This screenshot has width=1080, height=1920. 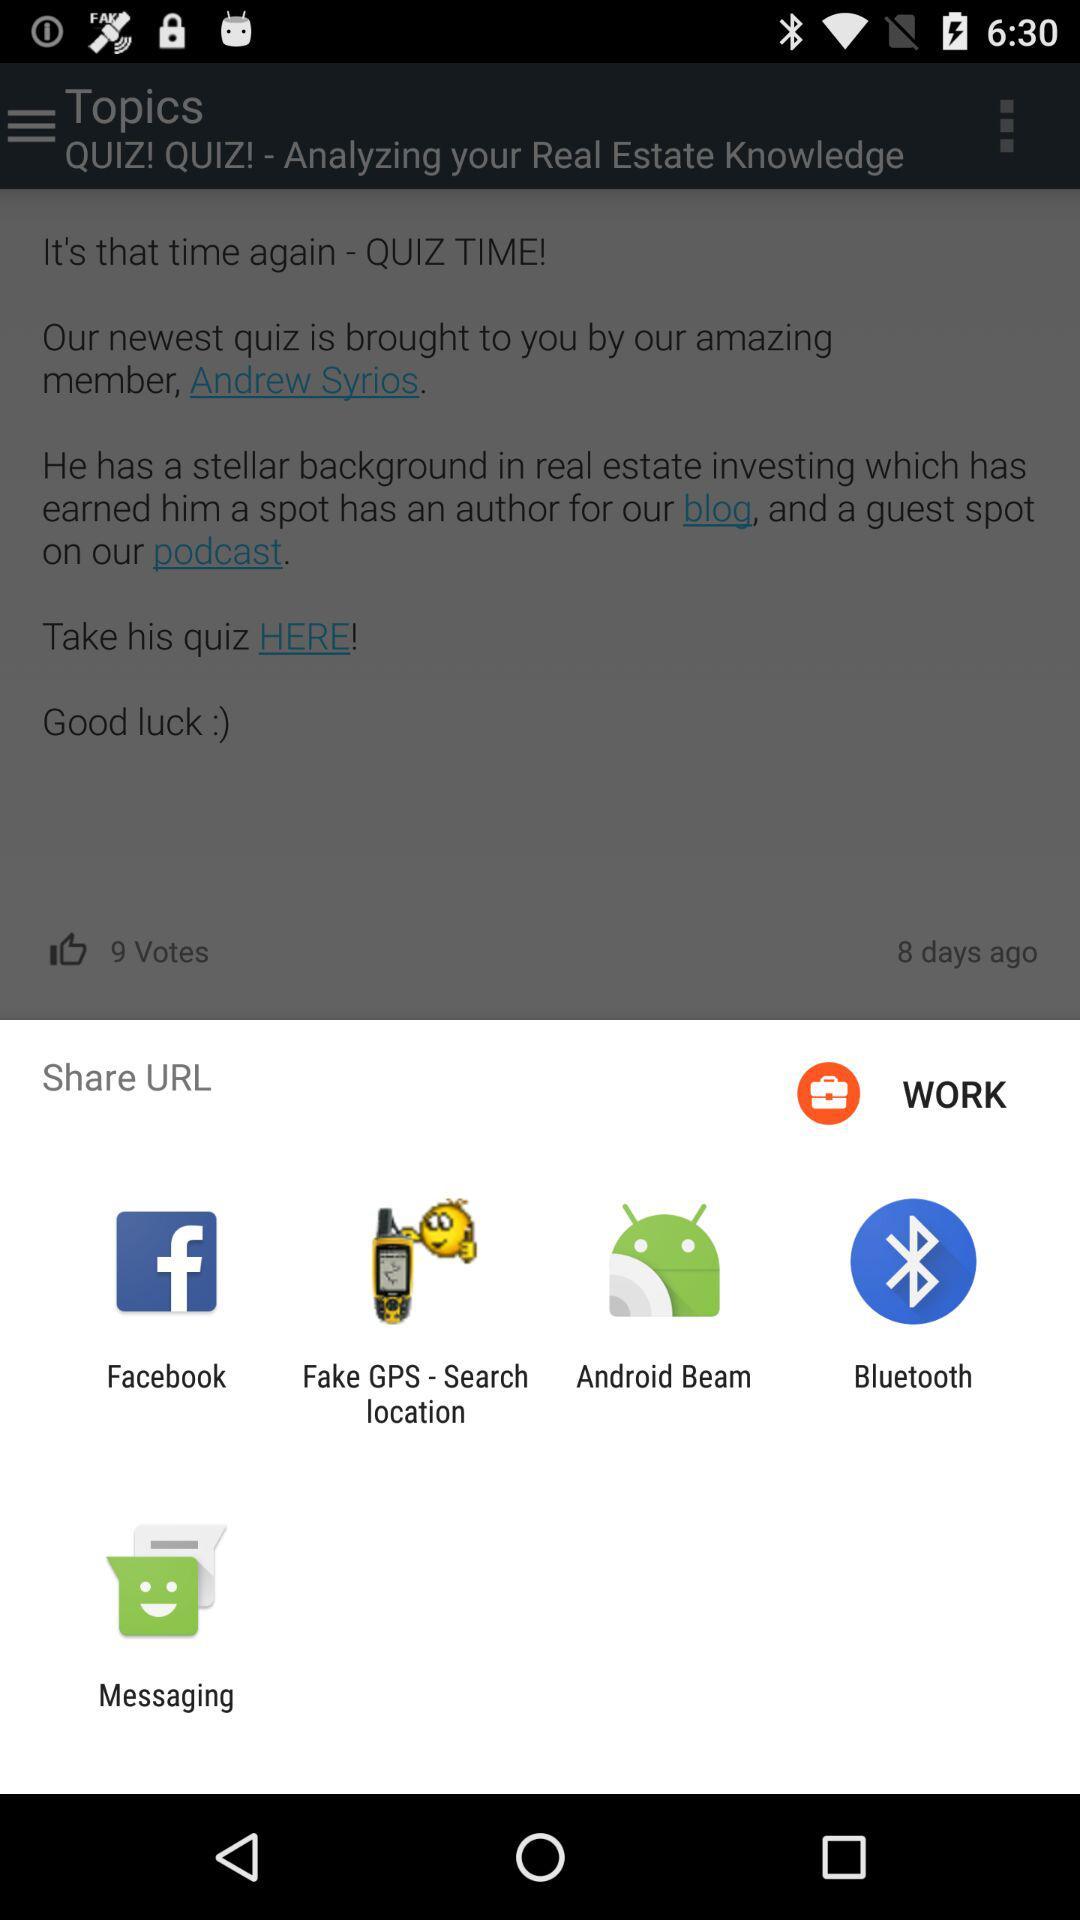 What do you see at coordinates (664, 1392) in the screenshot?
I see `the icon to the left of the bluetooth` at bounding box center [664, 1392].